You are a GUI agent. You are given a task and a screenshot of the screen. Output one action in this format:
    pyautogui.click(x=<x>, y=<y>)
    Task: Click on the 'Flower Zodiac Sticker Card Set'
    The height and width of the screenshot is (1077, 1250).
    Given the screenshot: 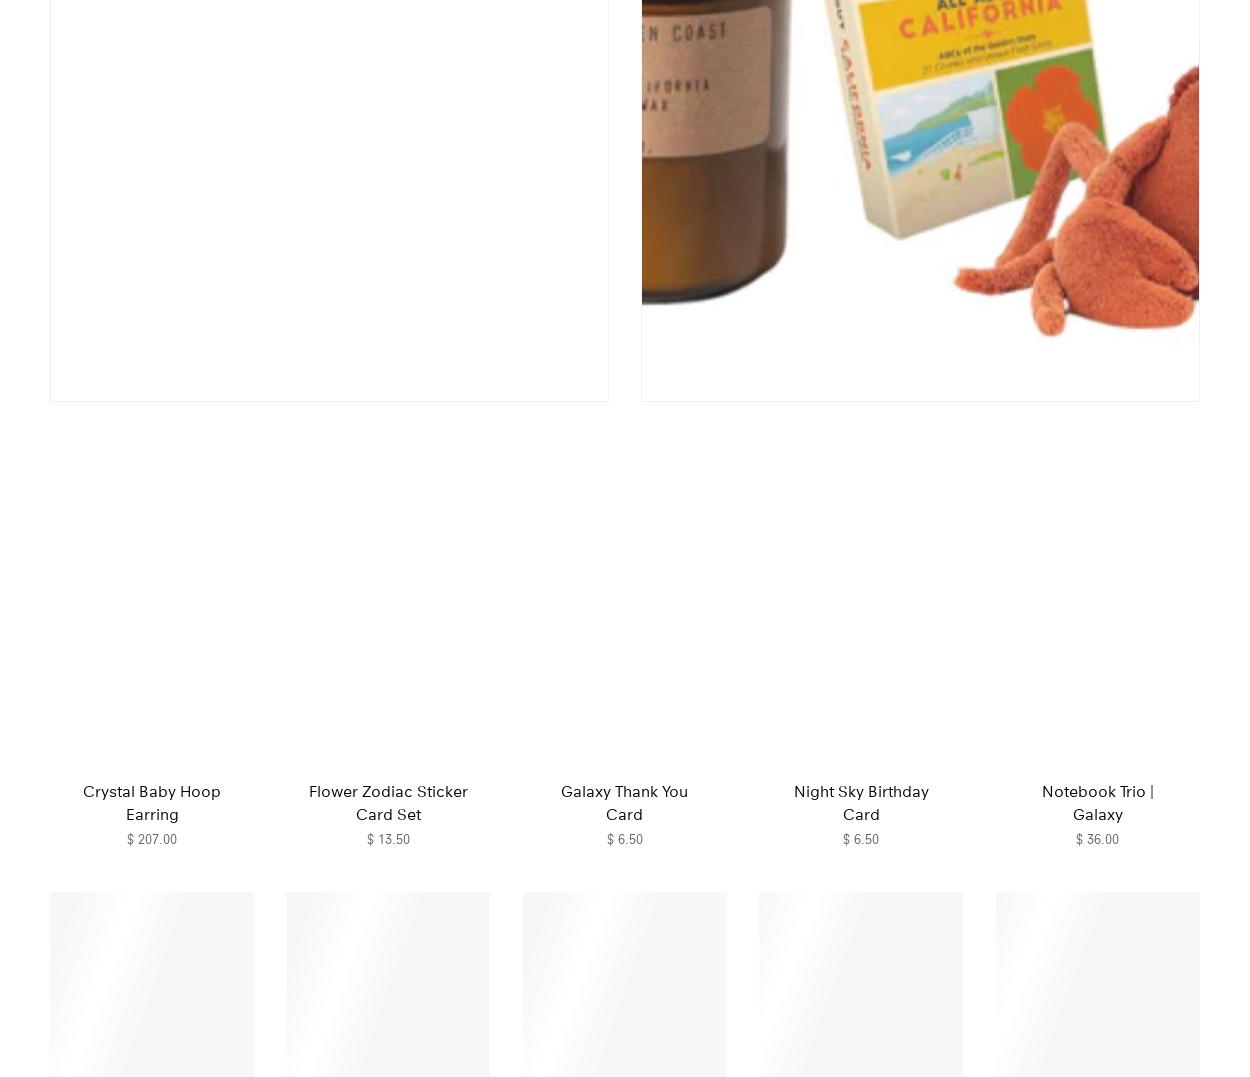 What is the action you would take?
    pyautogui.click(x=388, y=802)
    